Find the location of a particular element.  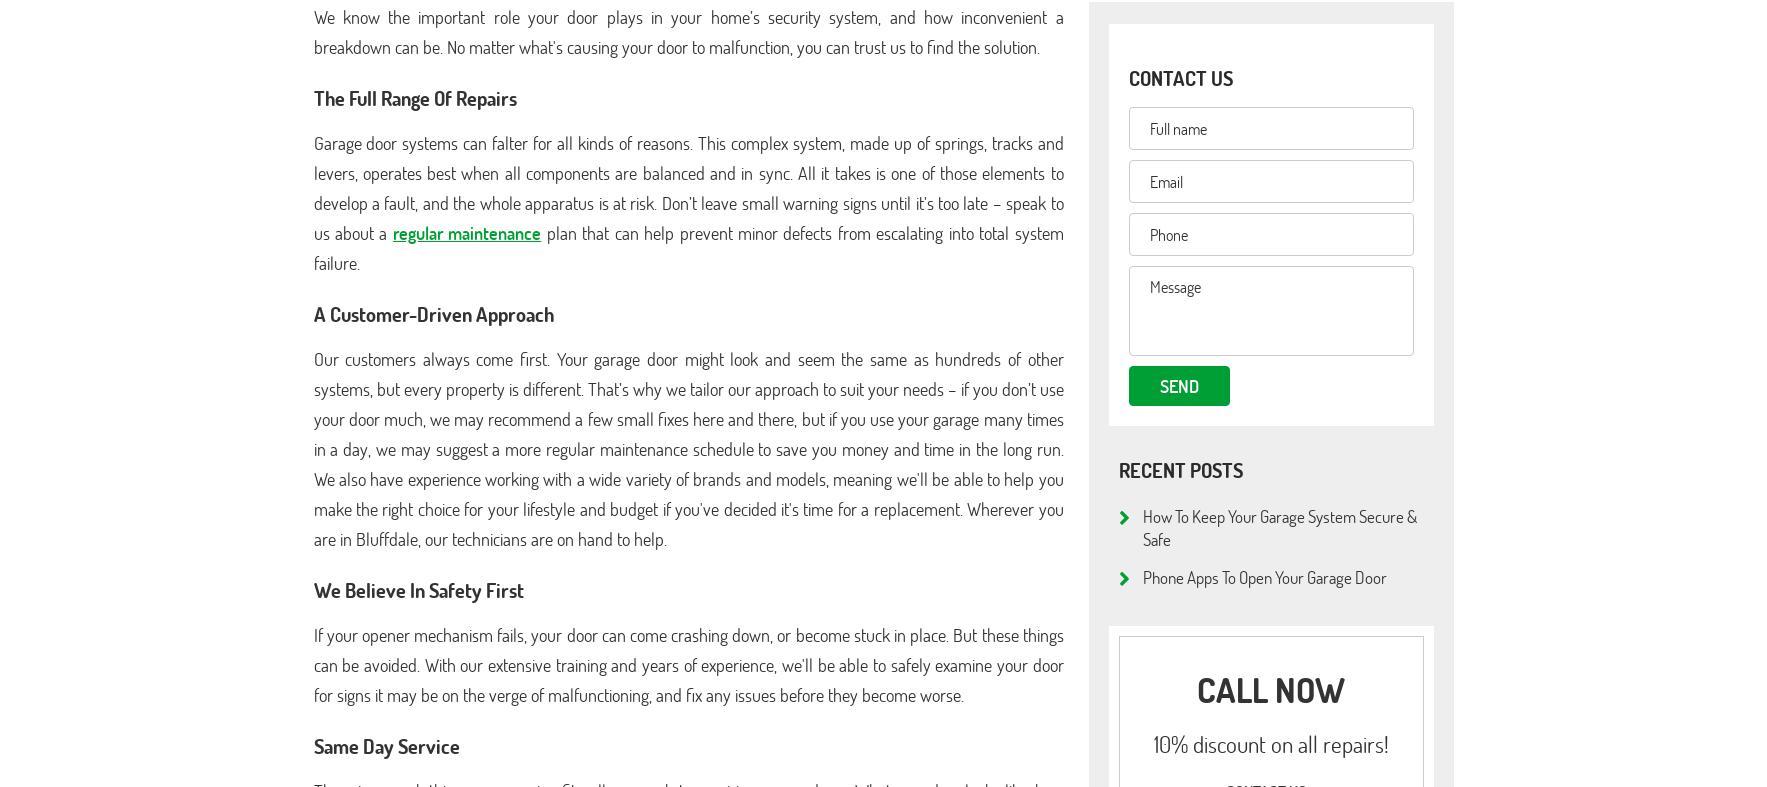

'The Full Range Of Repairs' is located at coordinates (414, 96).